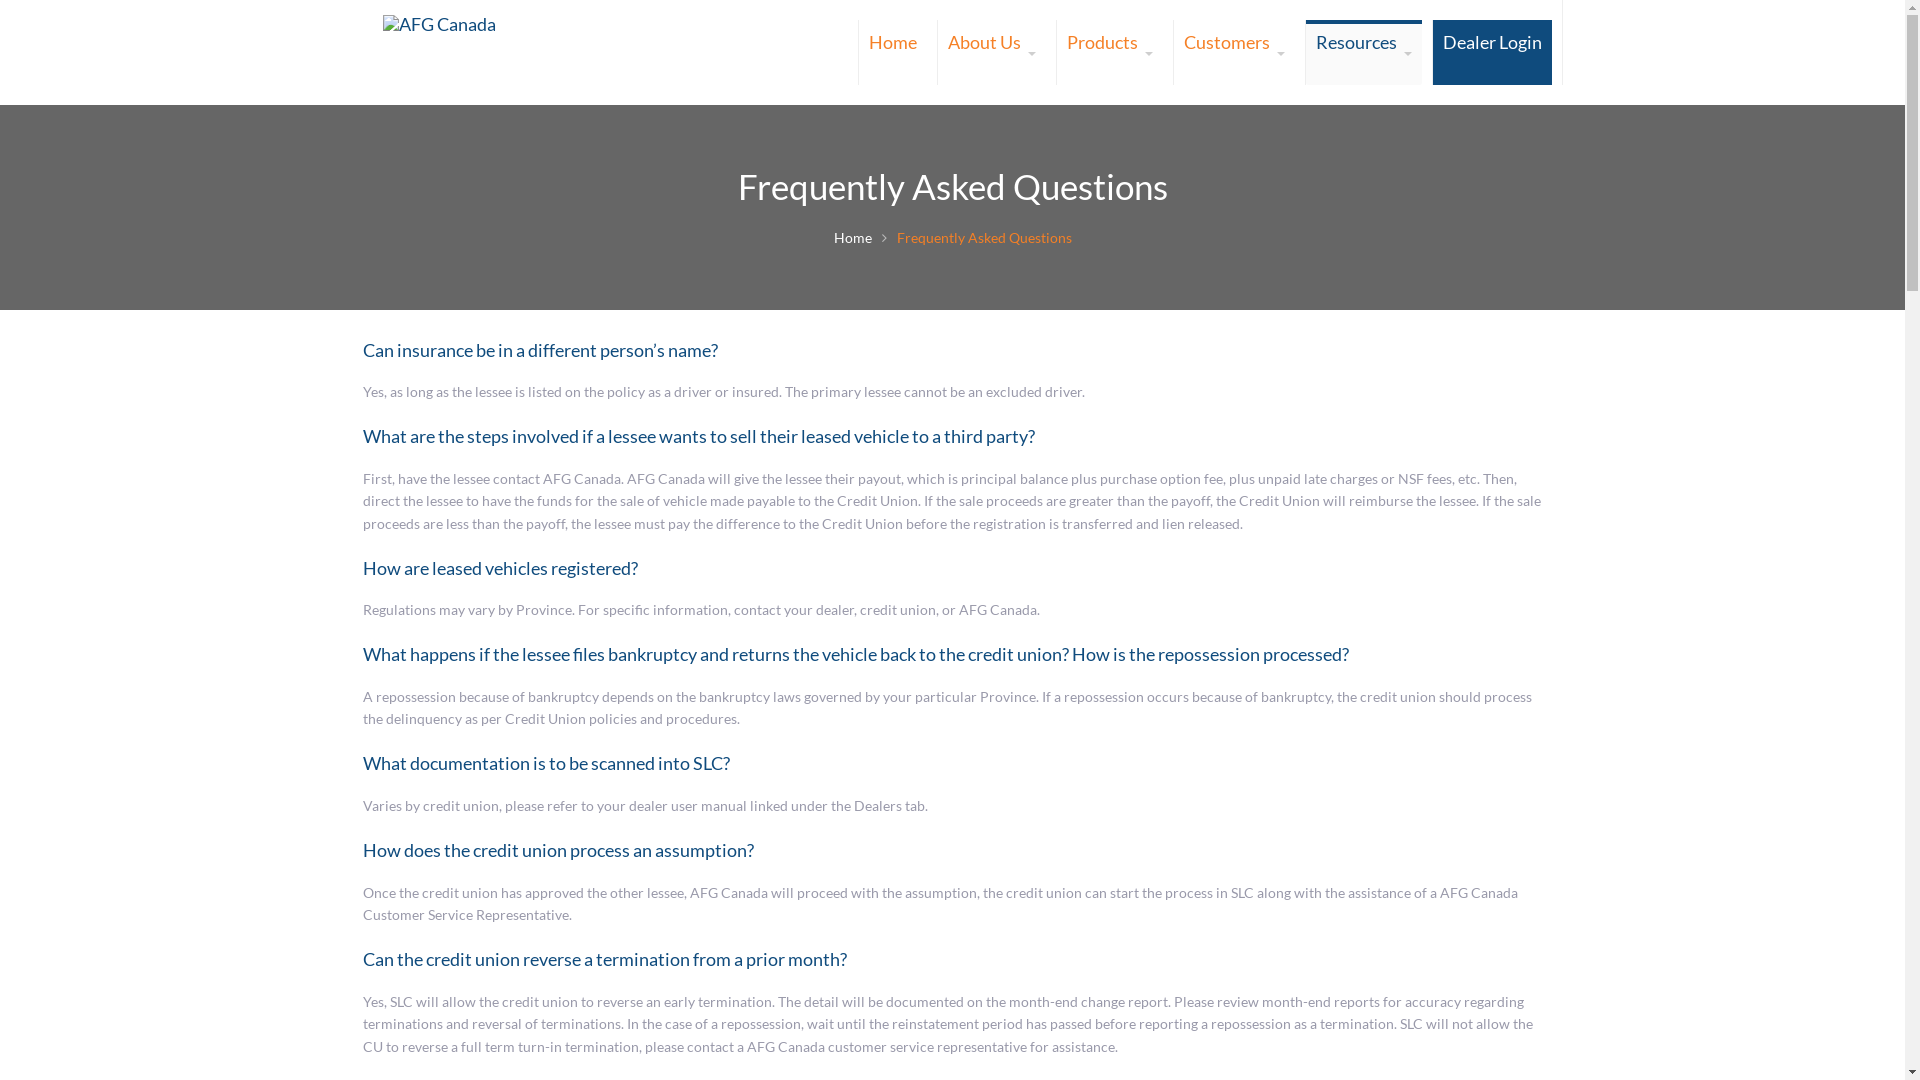  I want to click on 'Resources', so click(1305, 51).